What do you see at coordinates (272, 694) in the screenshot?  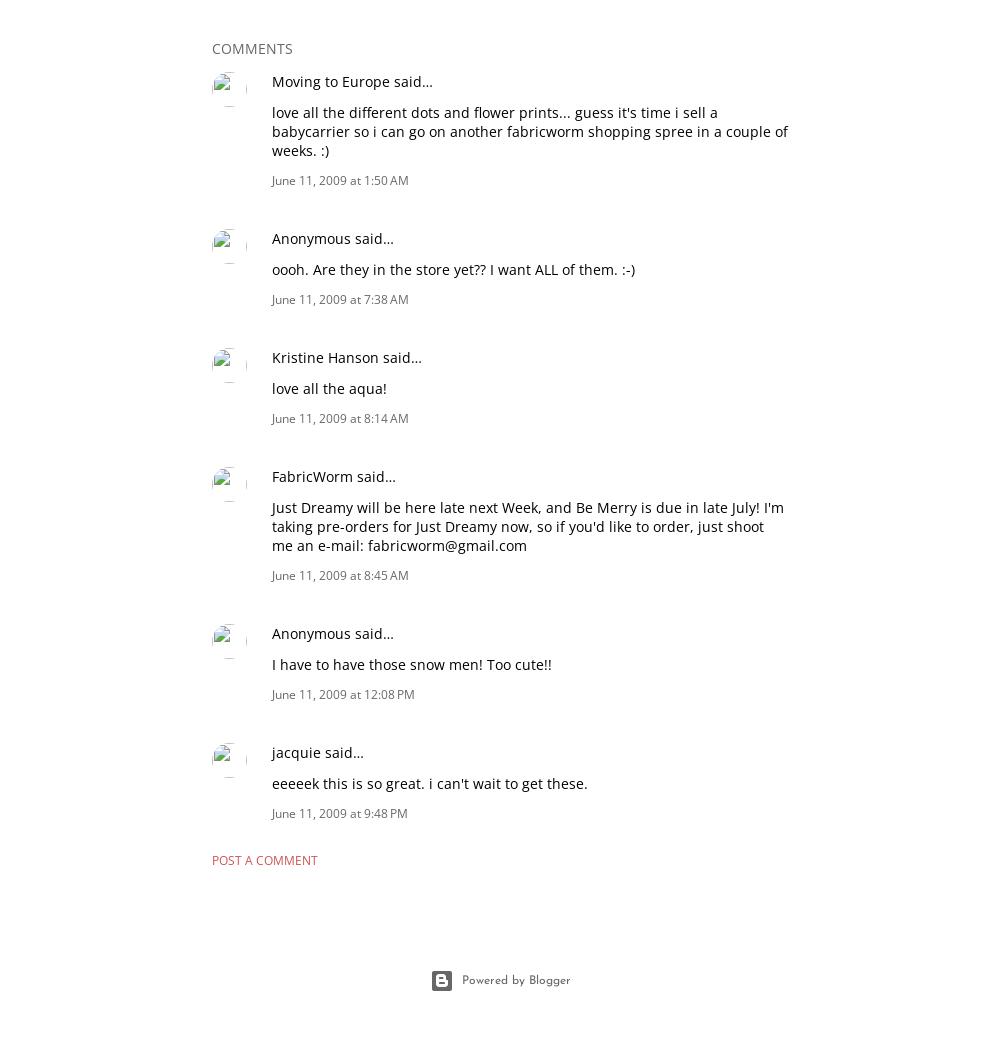 I see `'June 11, 2009 at 12:08 PM'` at bounding box center [272, 694].